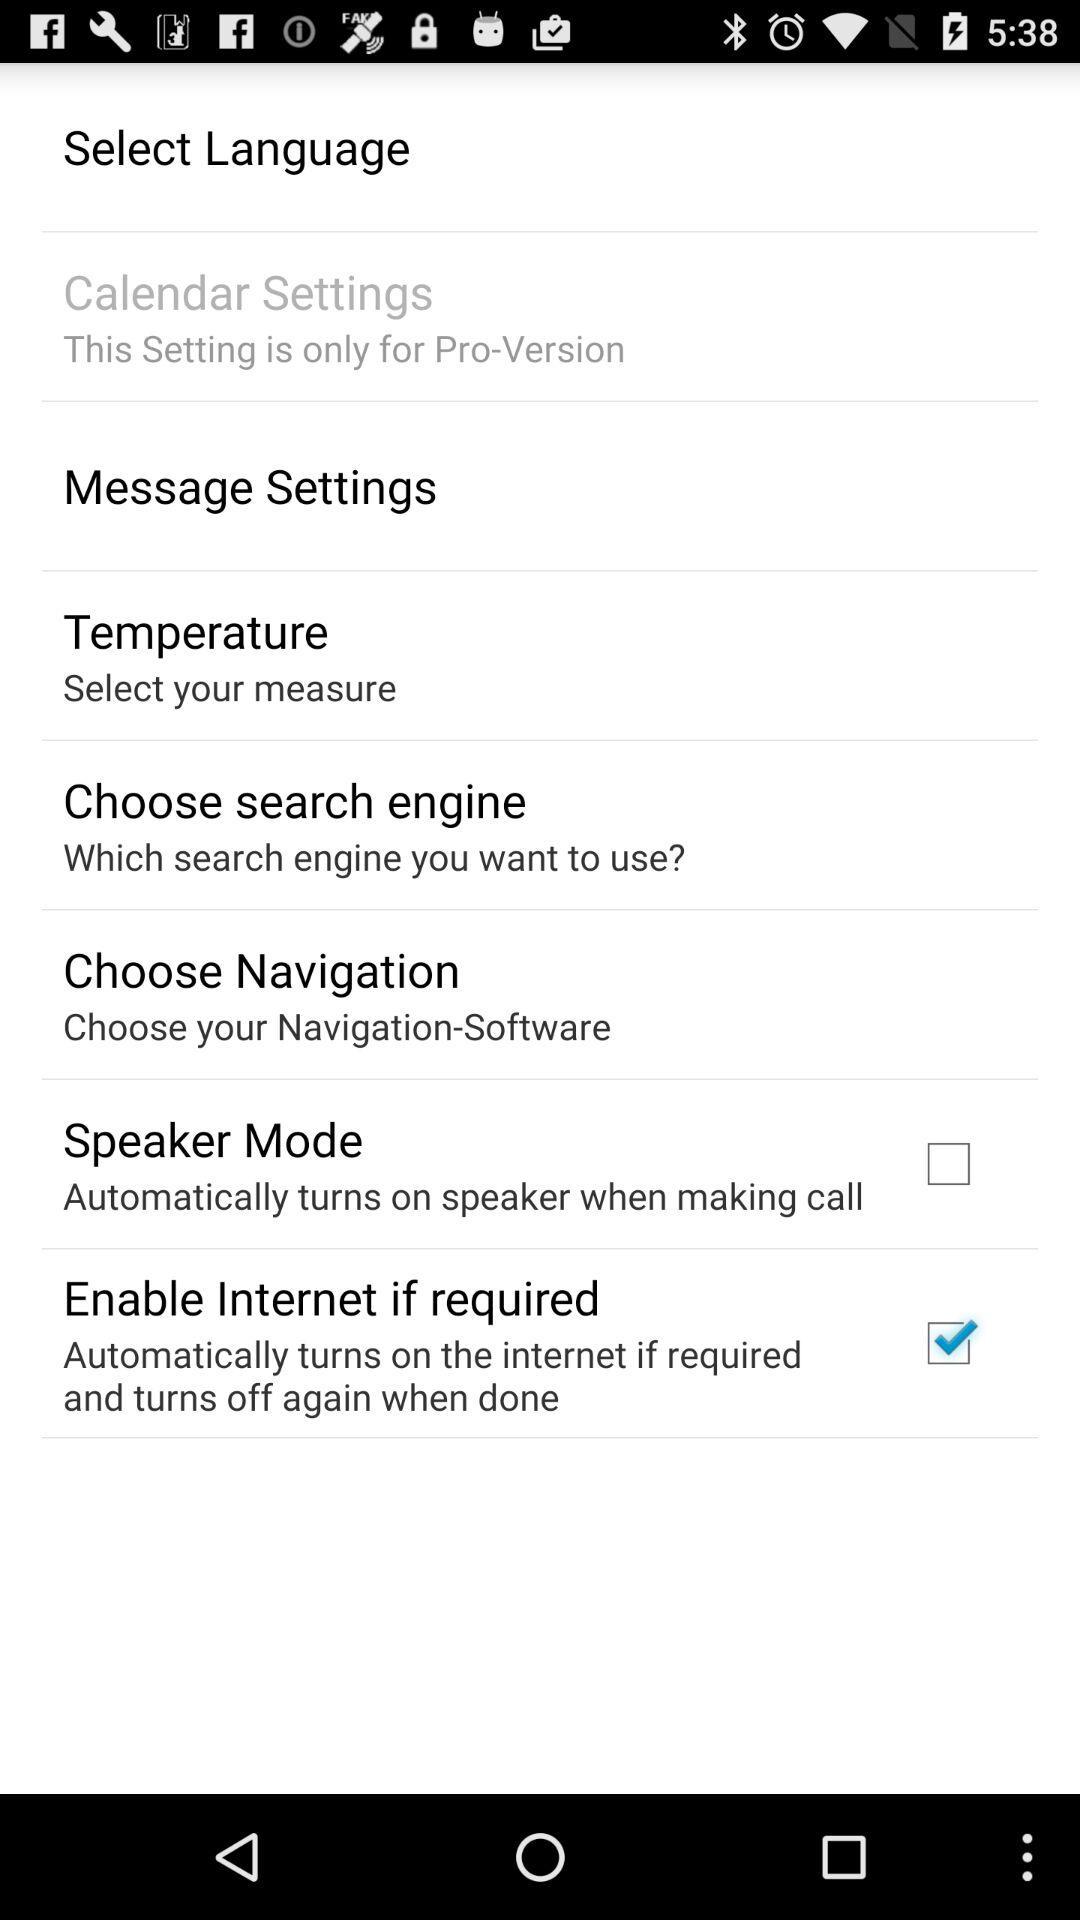 This screenshot has width=1080, height=1920. I want to click on icon below the this setting is, so click(249, 485).